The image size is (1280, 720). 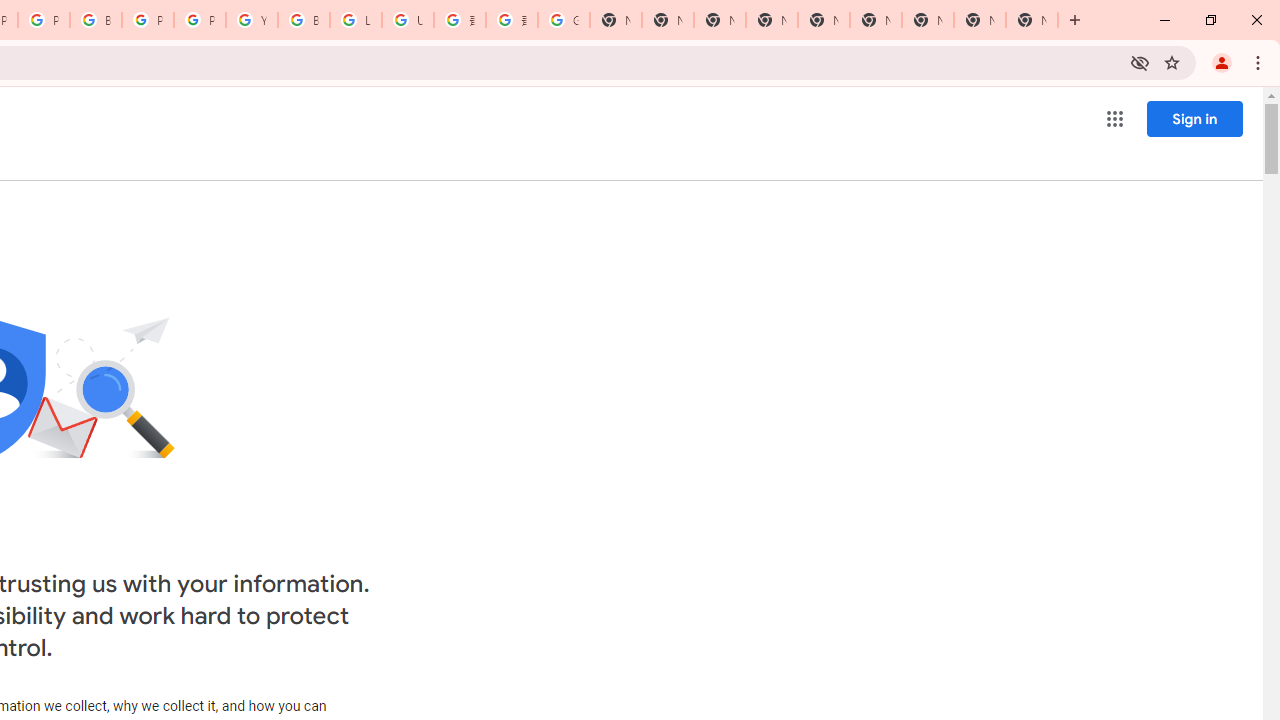 What do you see at coordinates (562, 20) in the screenshot?
I see `'Google Images'` at bounding box center [562, 20].